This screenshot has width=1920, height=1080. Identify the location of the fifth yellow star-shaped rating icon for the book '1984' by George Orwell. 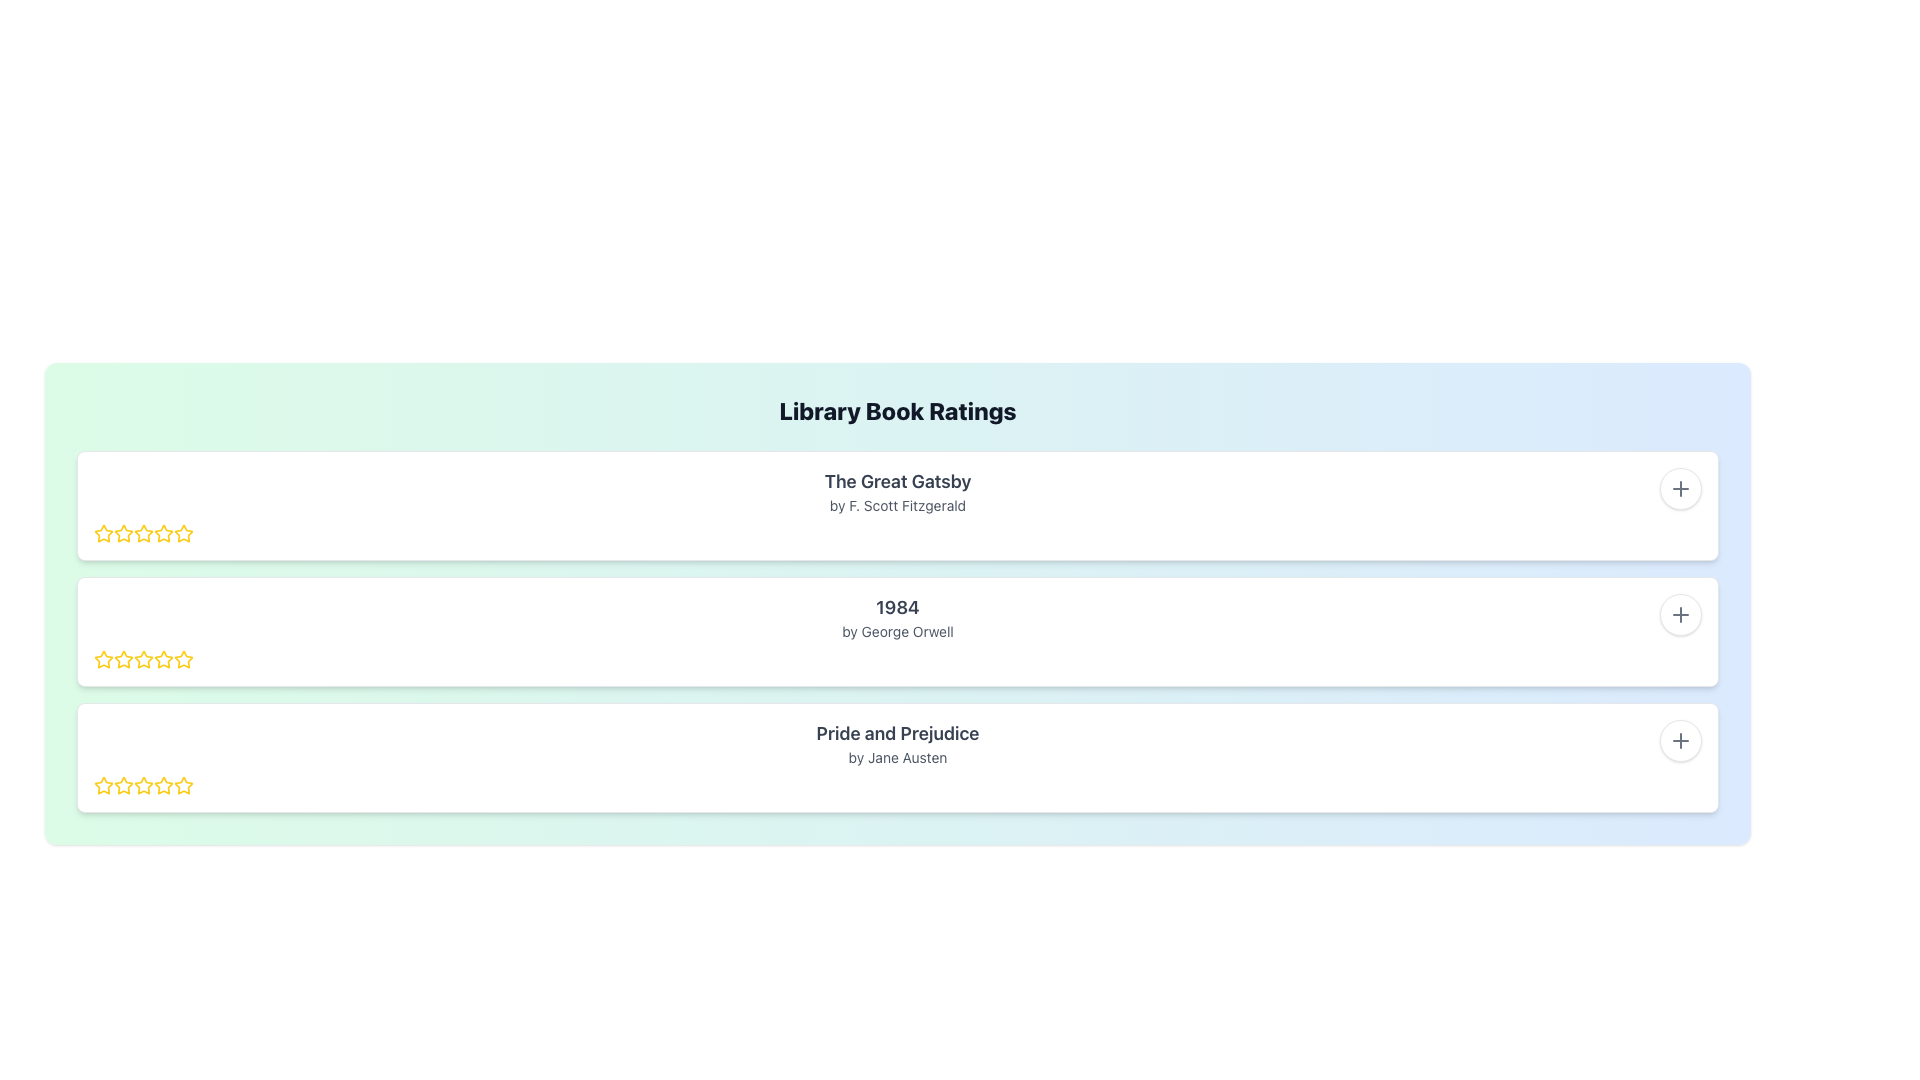
(183, 659).